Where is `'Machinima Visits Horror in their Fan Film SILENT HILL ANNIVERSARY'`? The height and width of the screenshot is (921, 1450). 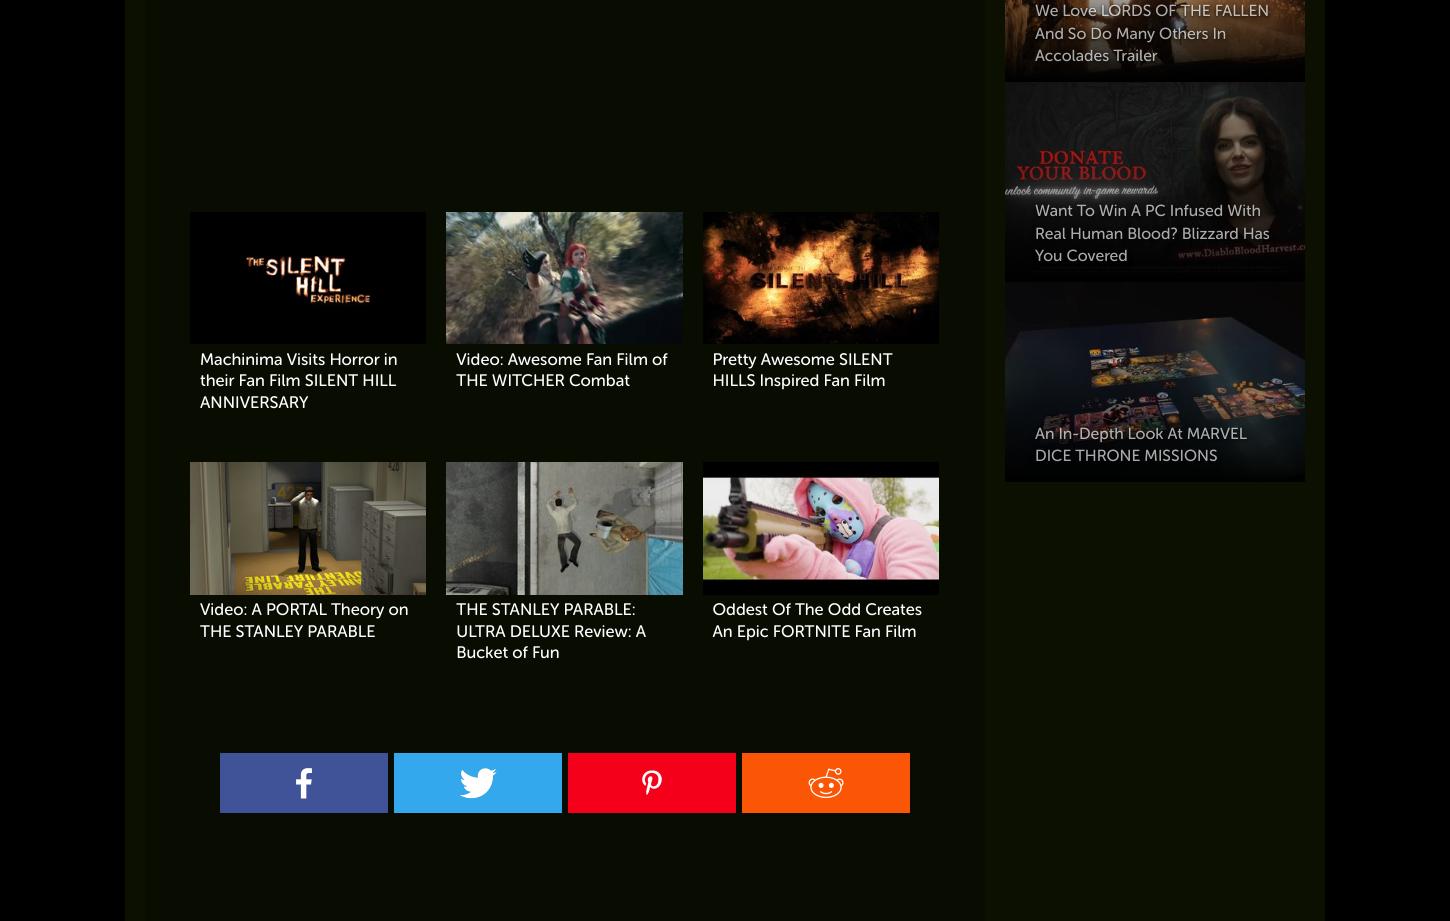 'Machinima Visits Horror in their Fan Film SILENT HILL ANNIVERSARY' is located at coordinates (298, 380).